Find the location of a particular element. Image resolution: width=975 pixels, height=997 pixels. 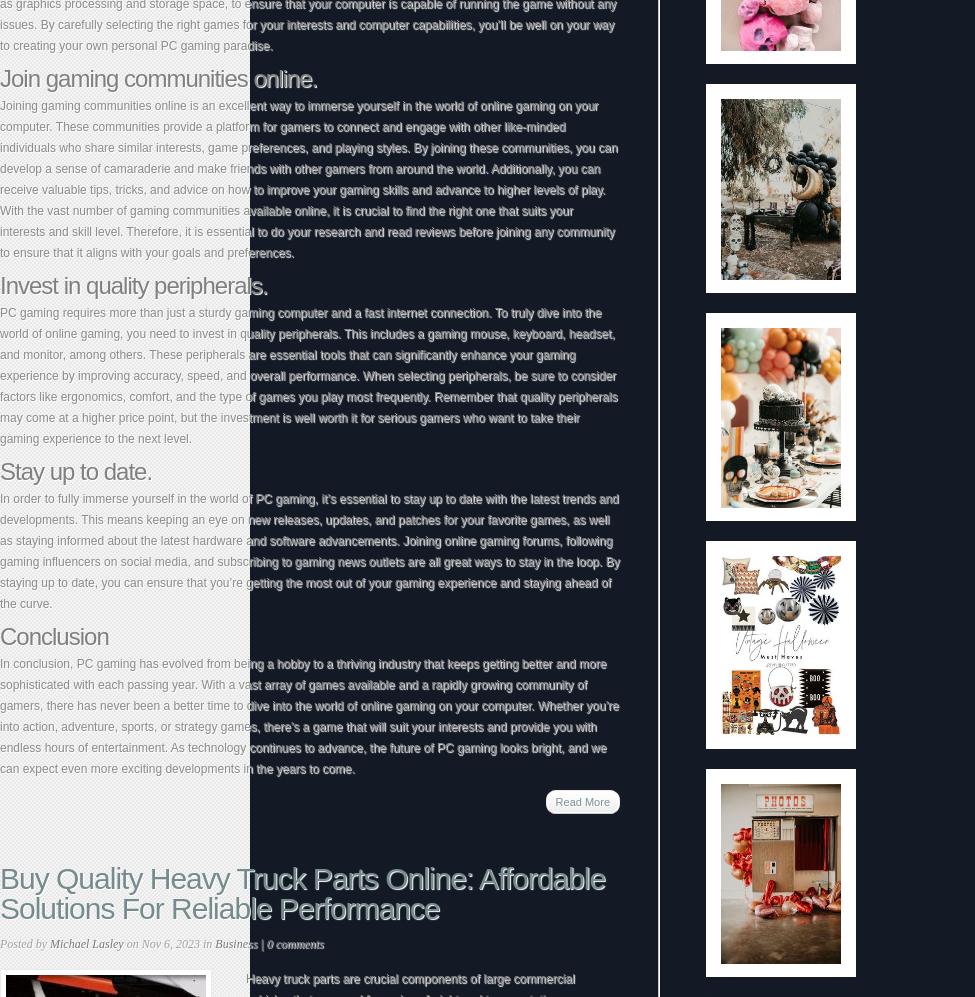

'Invest in quality peripherals.' is located at coordinates (132, 285).